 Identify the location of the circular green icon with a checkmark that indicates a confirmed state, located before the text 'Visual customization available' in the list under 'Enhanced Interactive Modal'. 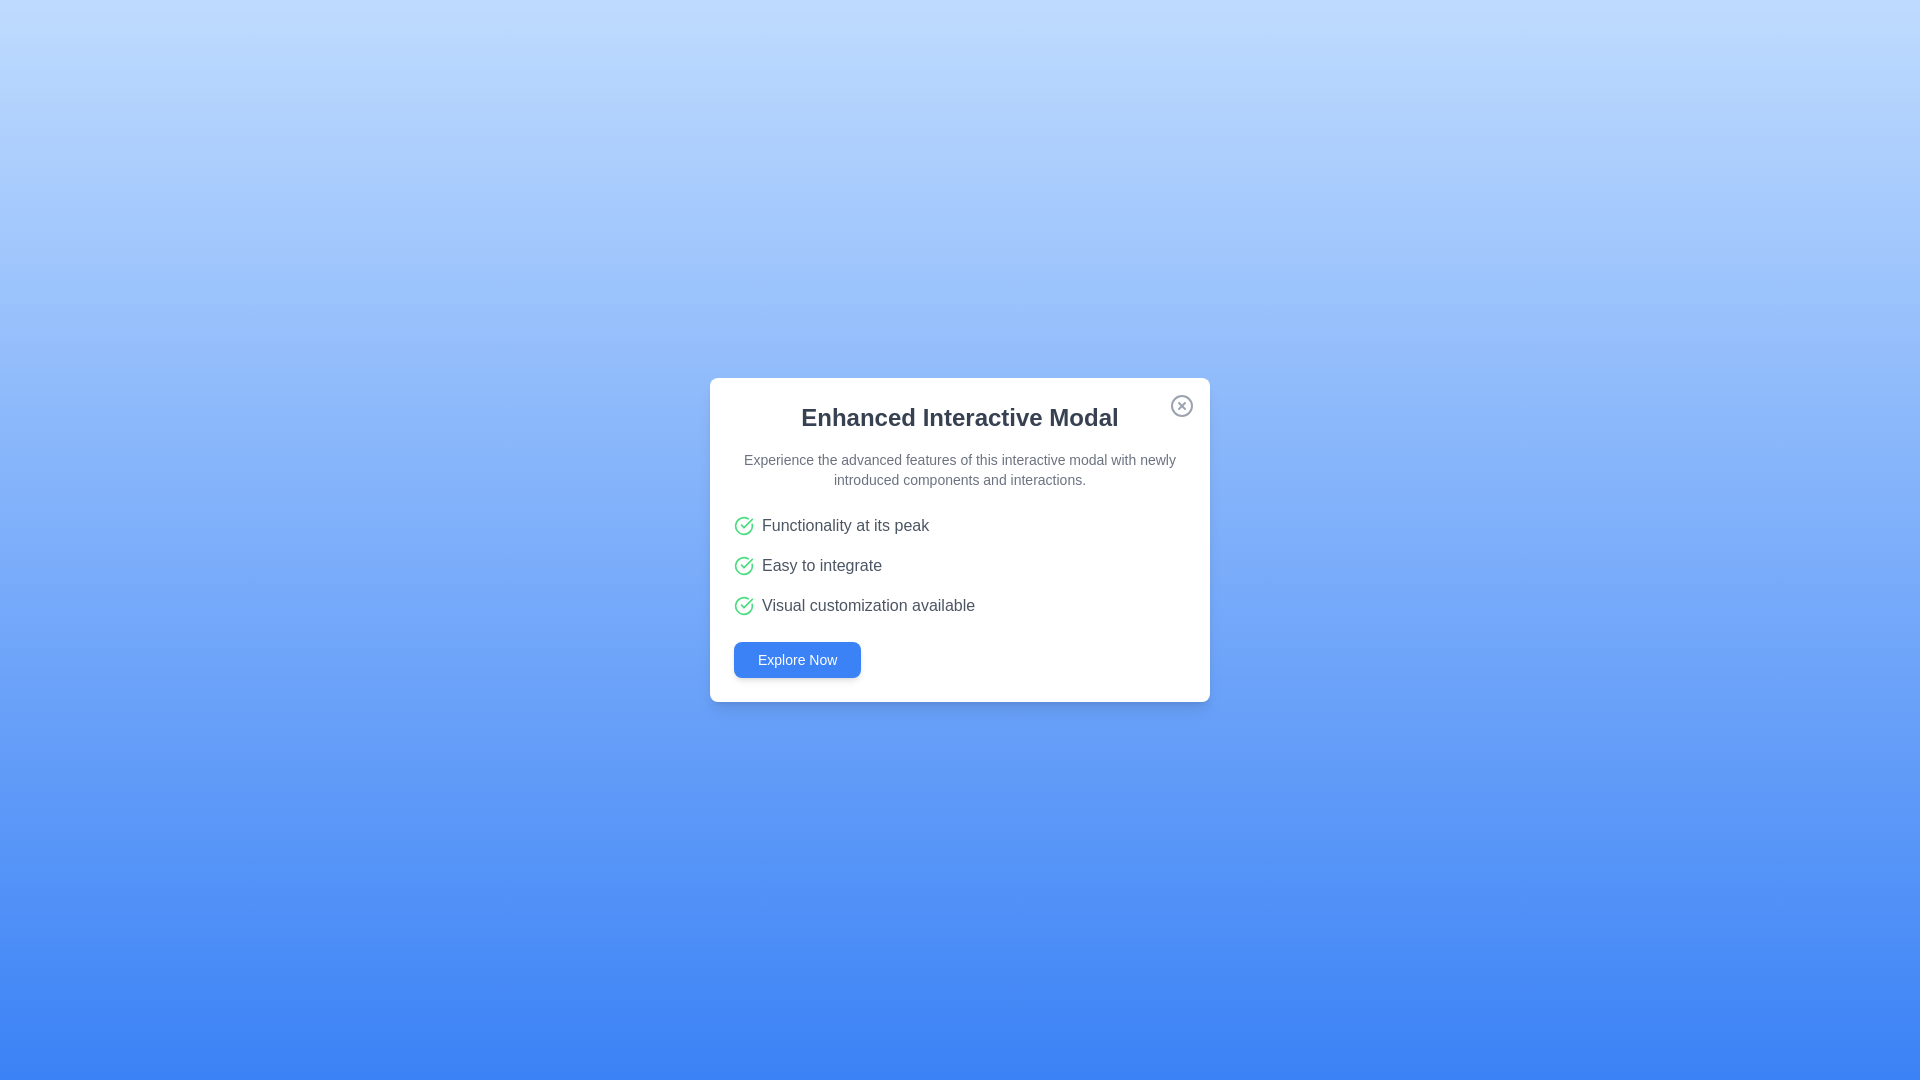
(743, 604).